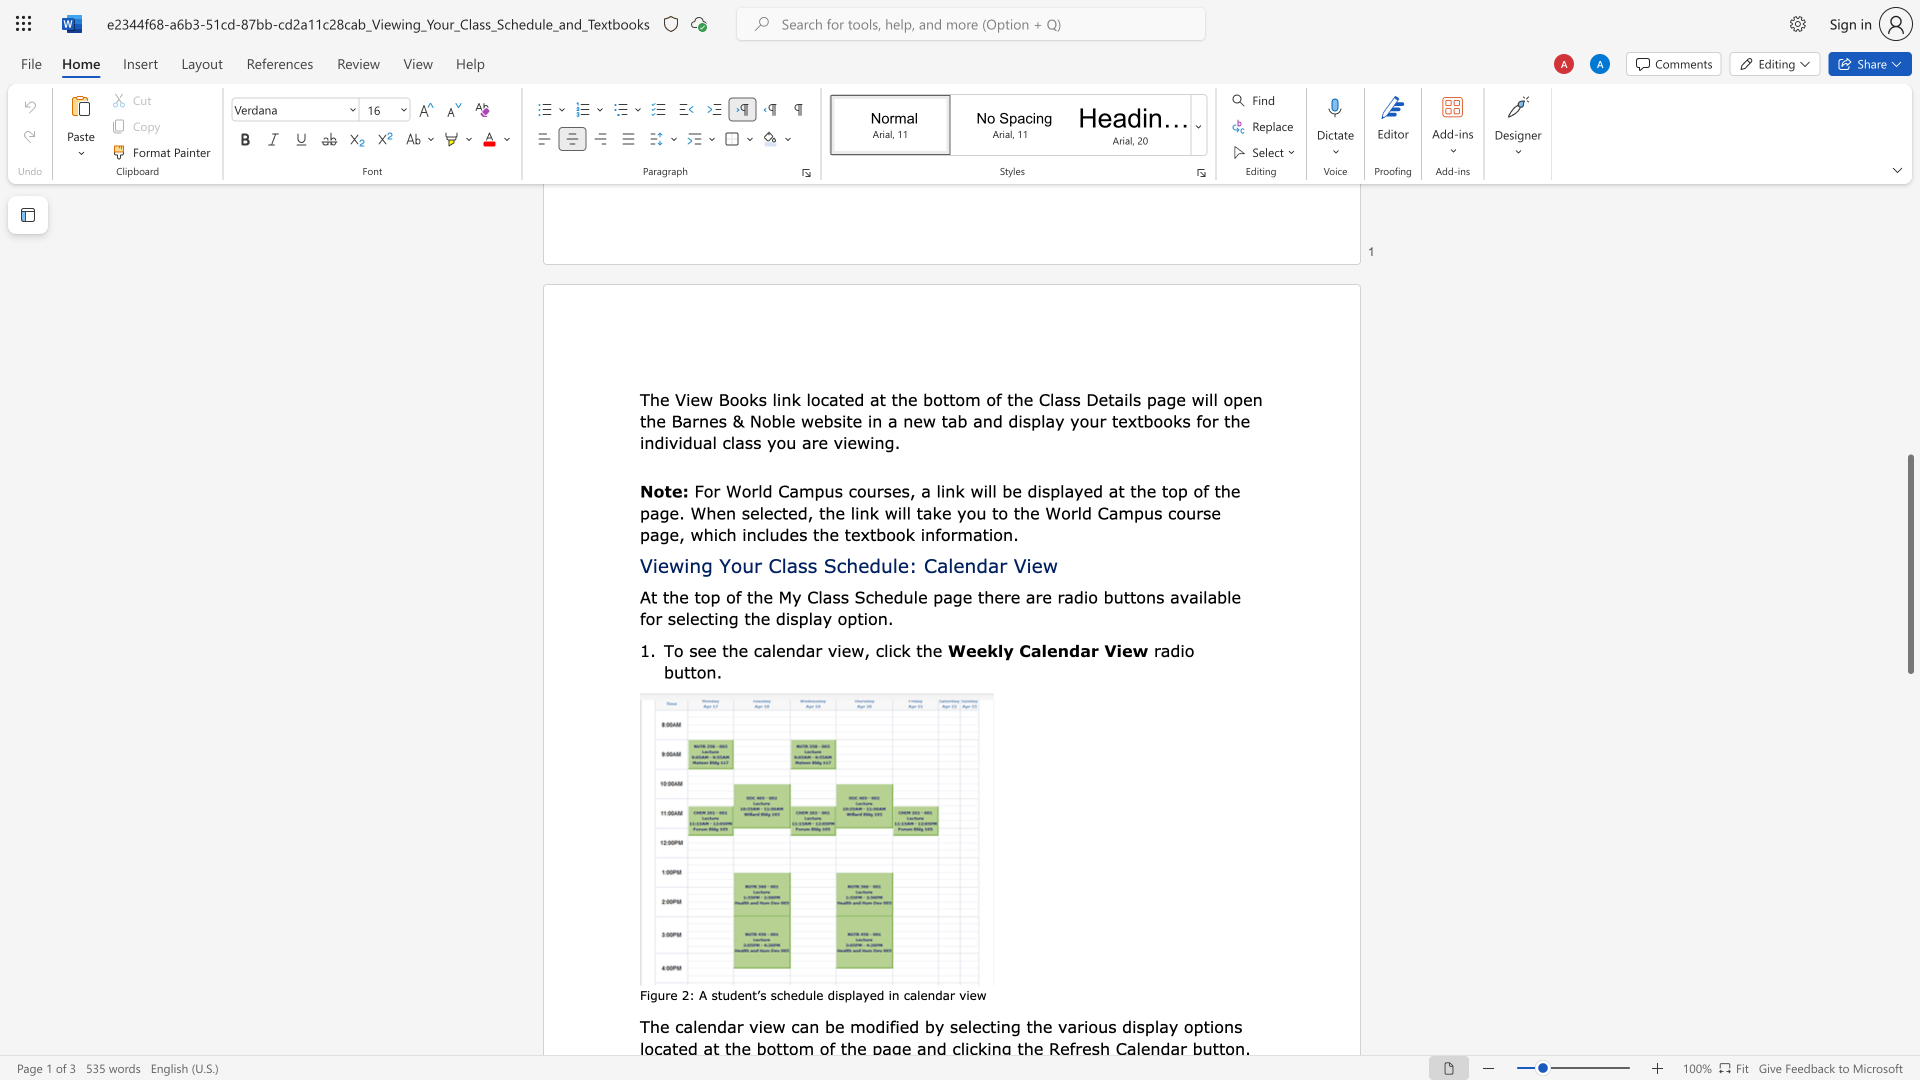  Describe the element at coordinates (1909, 358) in the screenshot. I see `the vertical scrollbar to raise the page content` at that location.